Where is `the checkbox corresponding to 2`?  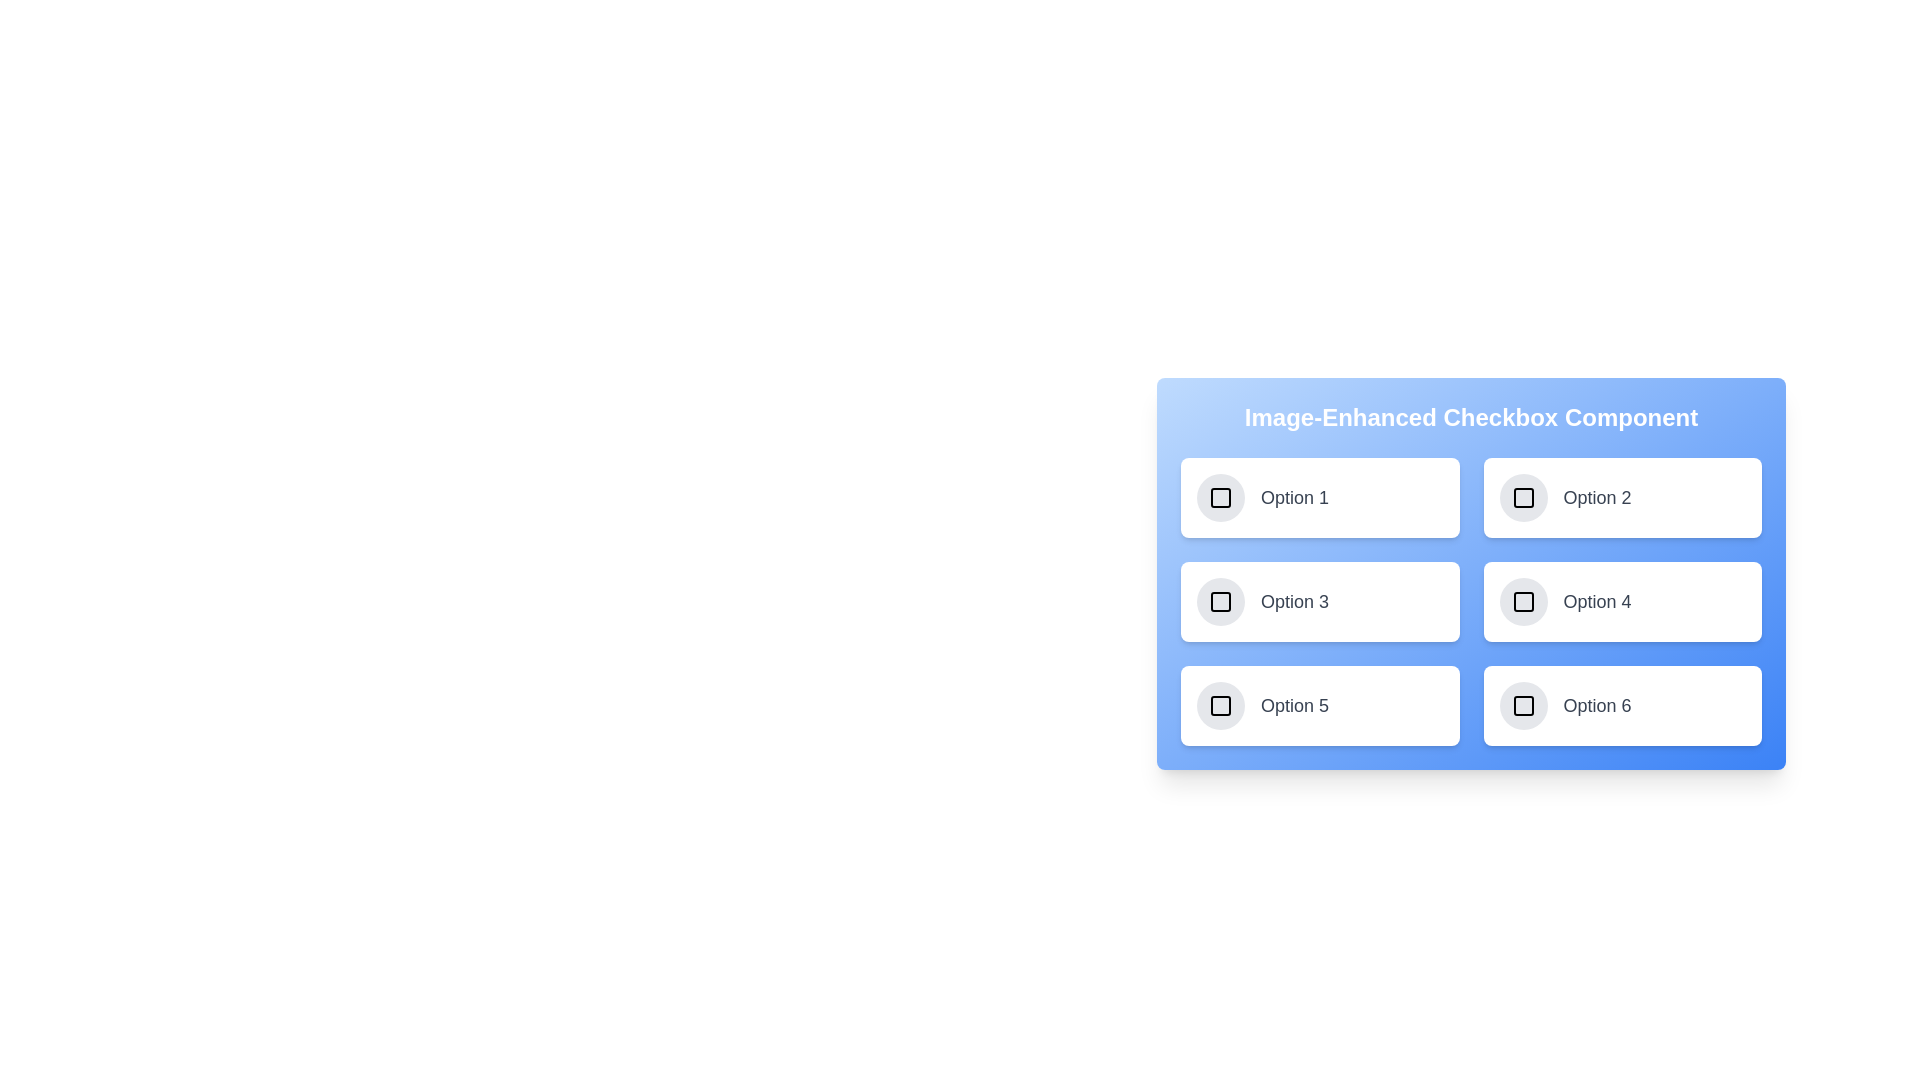 the checkbox corresponding to 2 is located at coordinates (1522, 496).